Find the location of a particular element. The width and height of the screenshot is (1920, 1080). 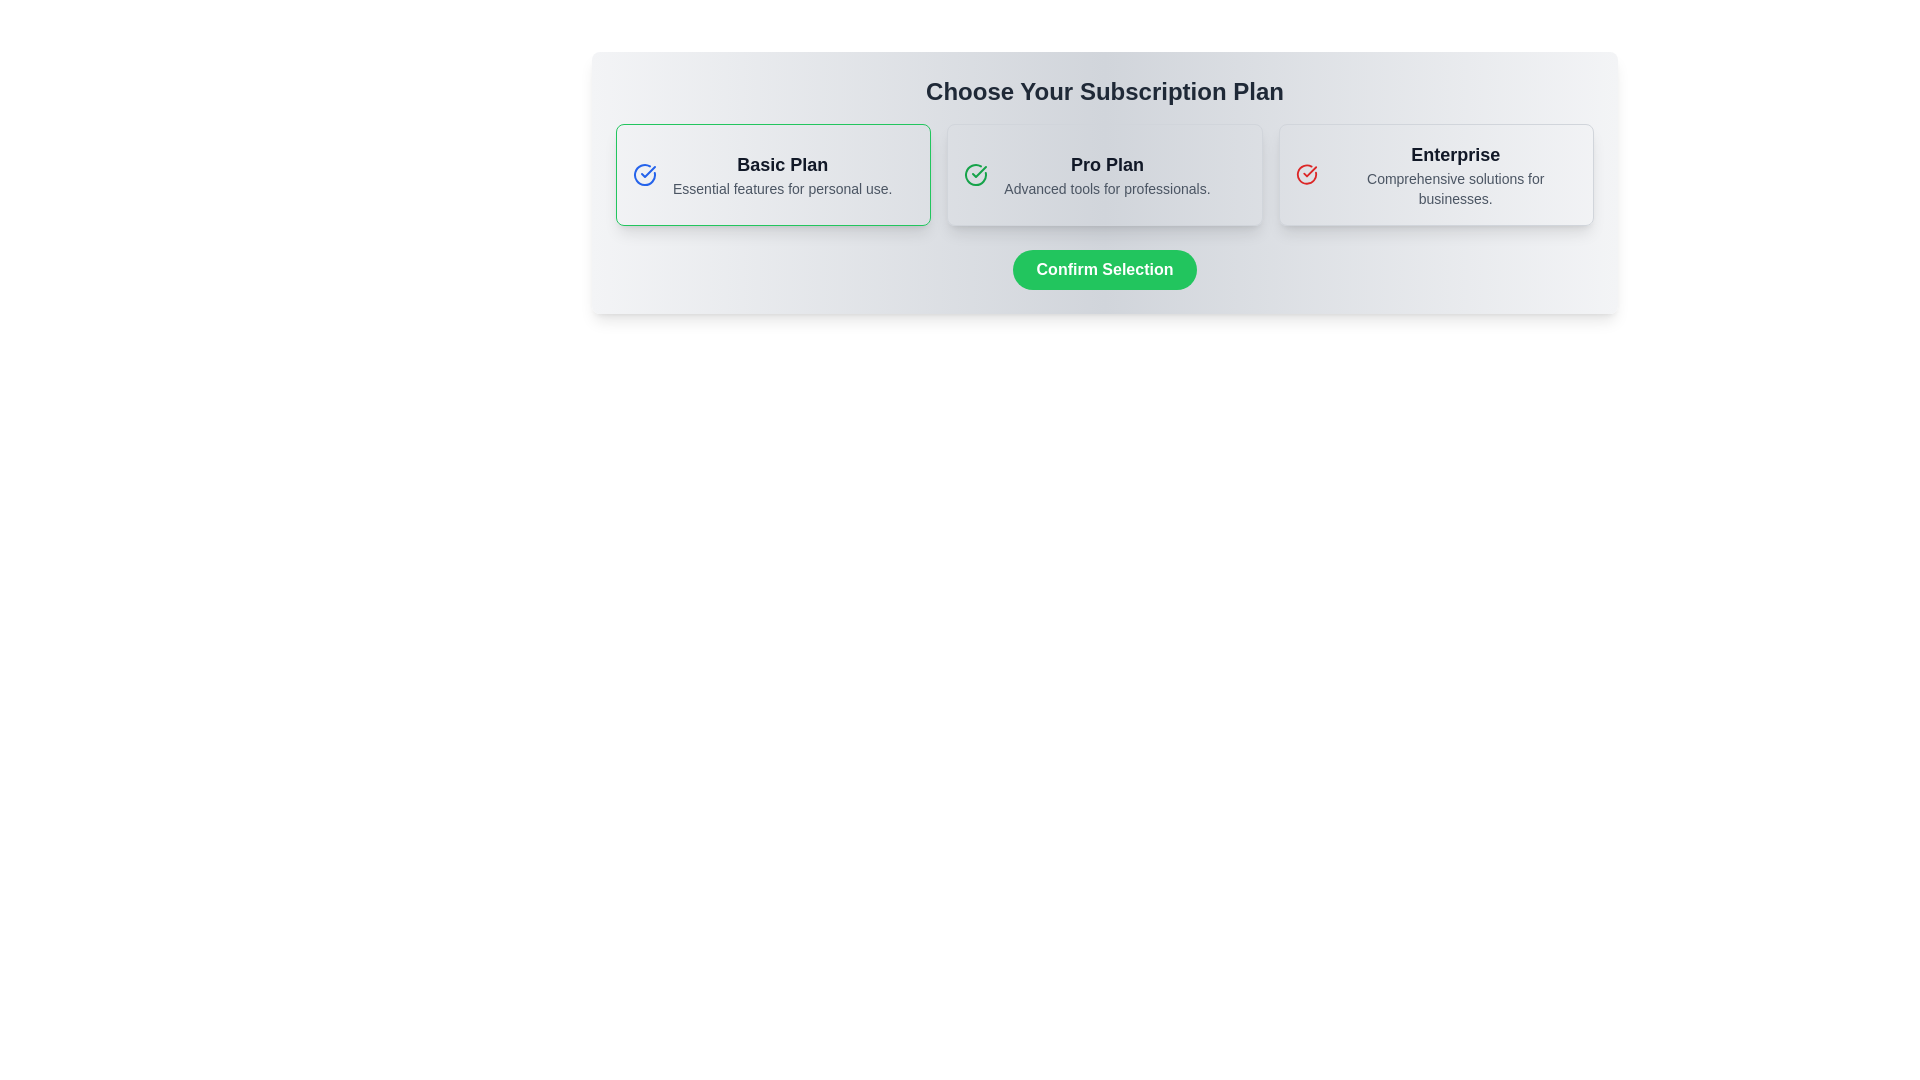

static descriptive text that provides details about the features associated with the 'Basic Plan' subscription option, located immediately below its title text in the 'Basic Plan' section is located at coordinates (781, 189).